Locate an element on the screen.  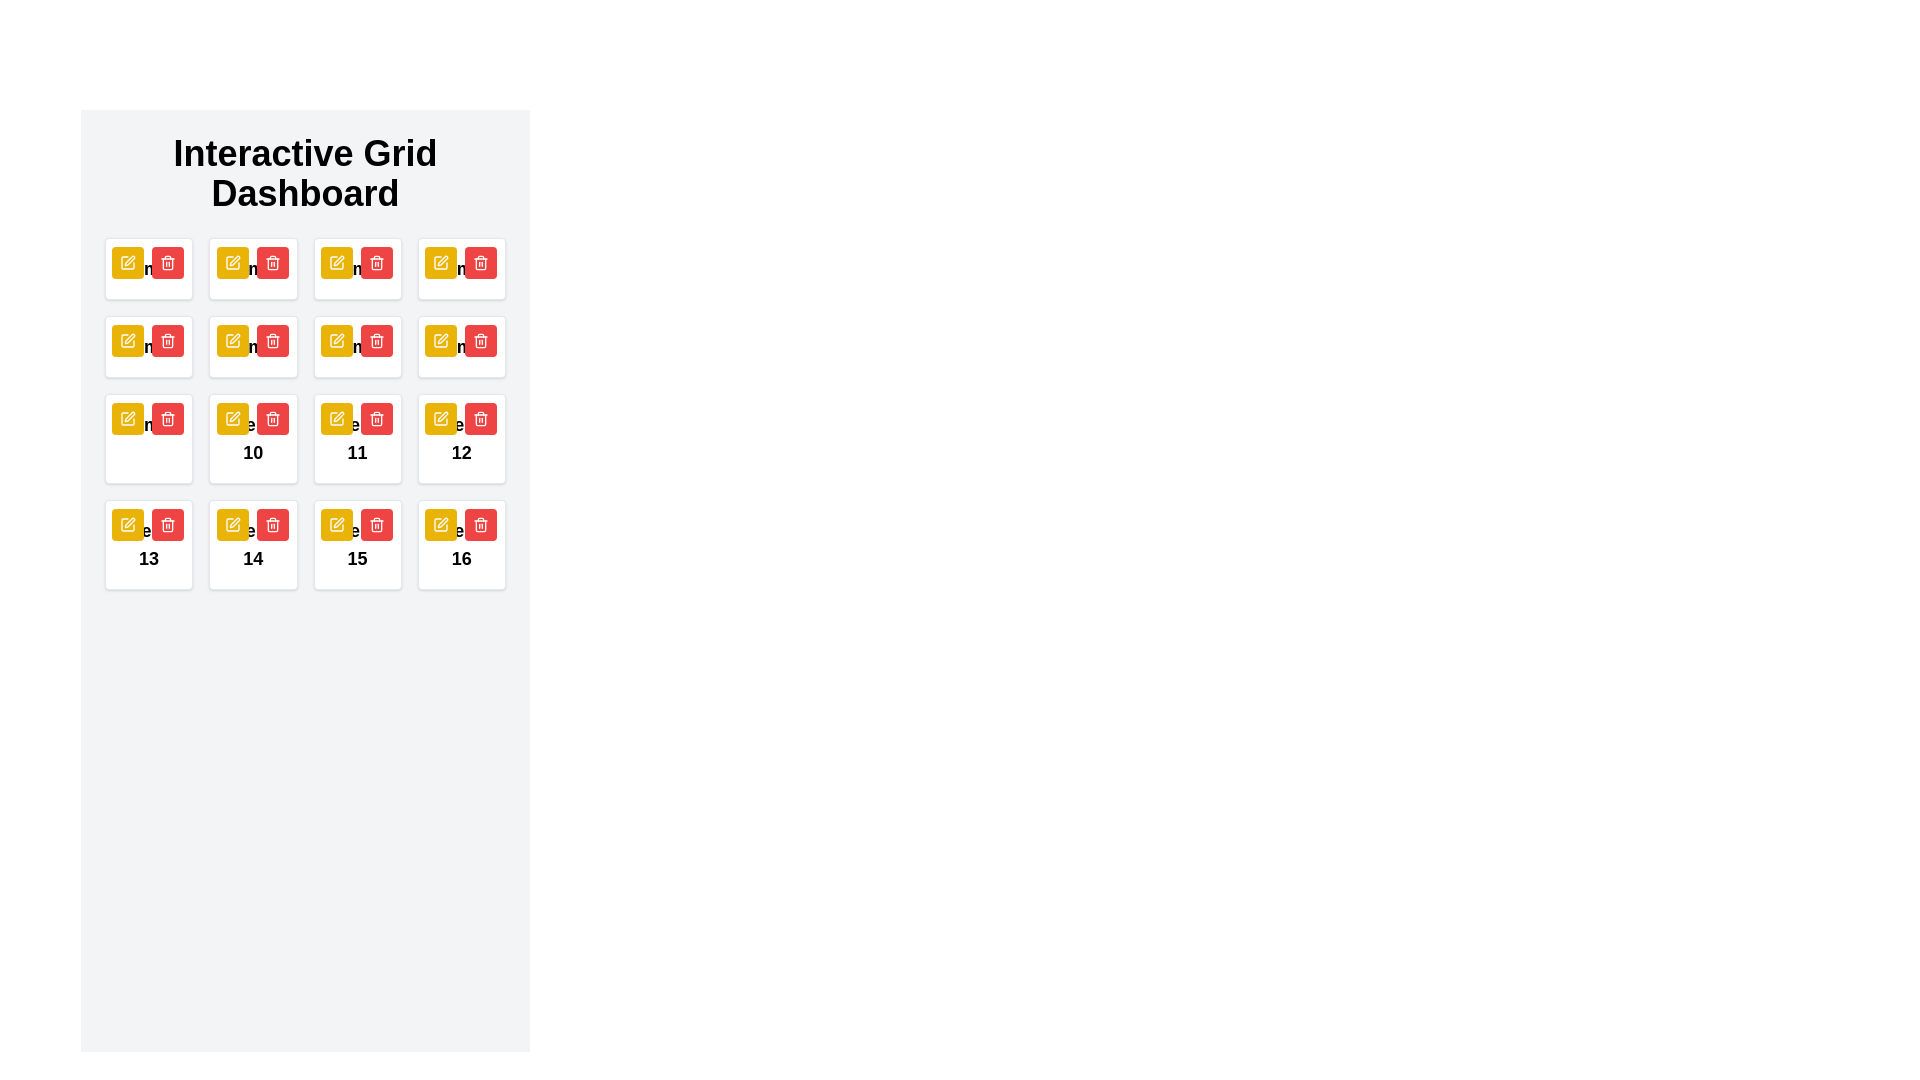
the delete button with a trash can icon located in the top-right corner of the card element, positioned in the second row, second column of the grid layout is located at coordinates (168, 339).